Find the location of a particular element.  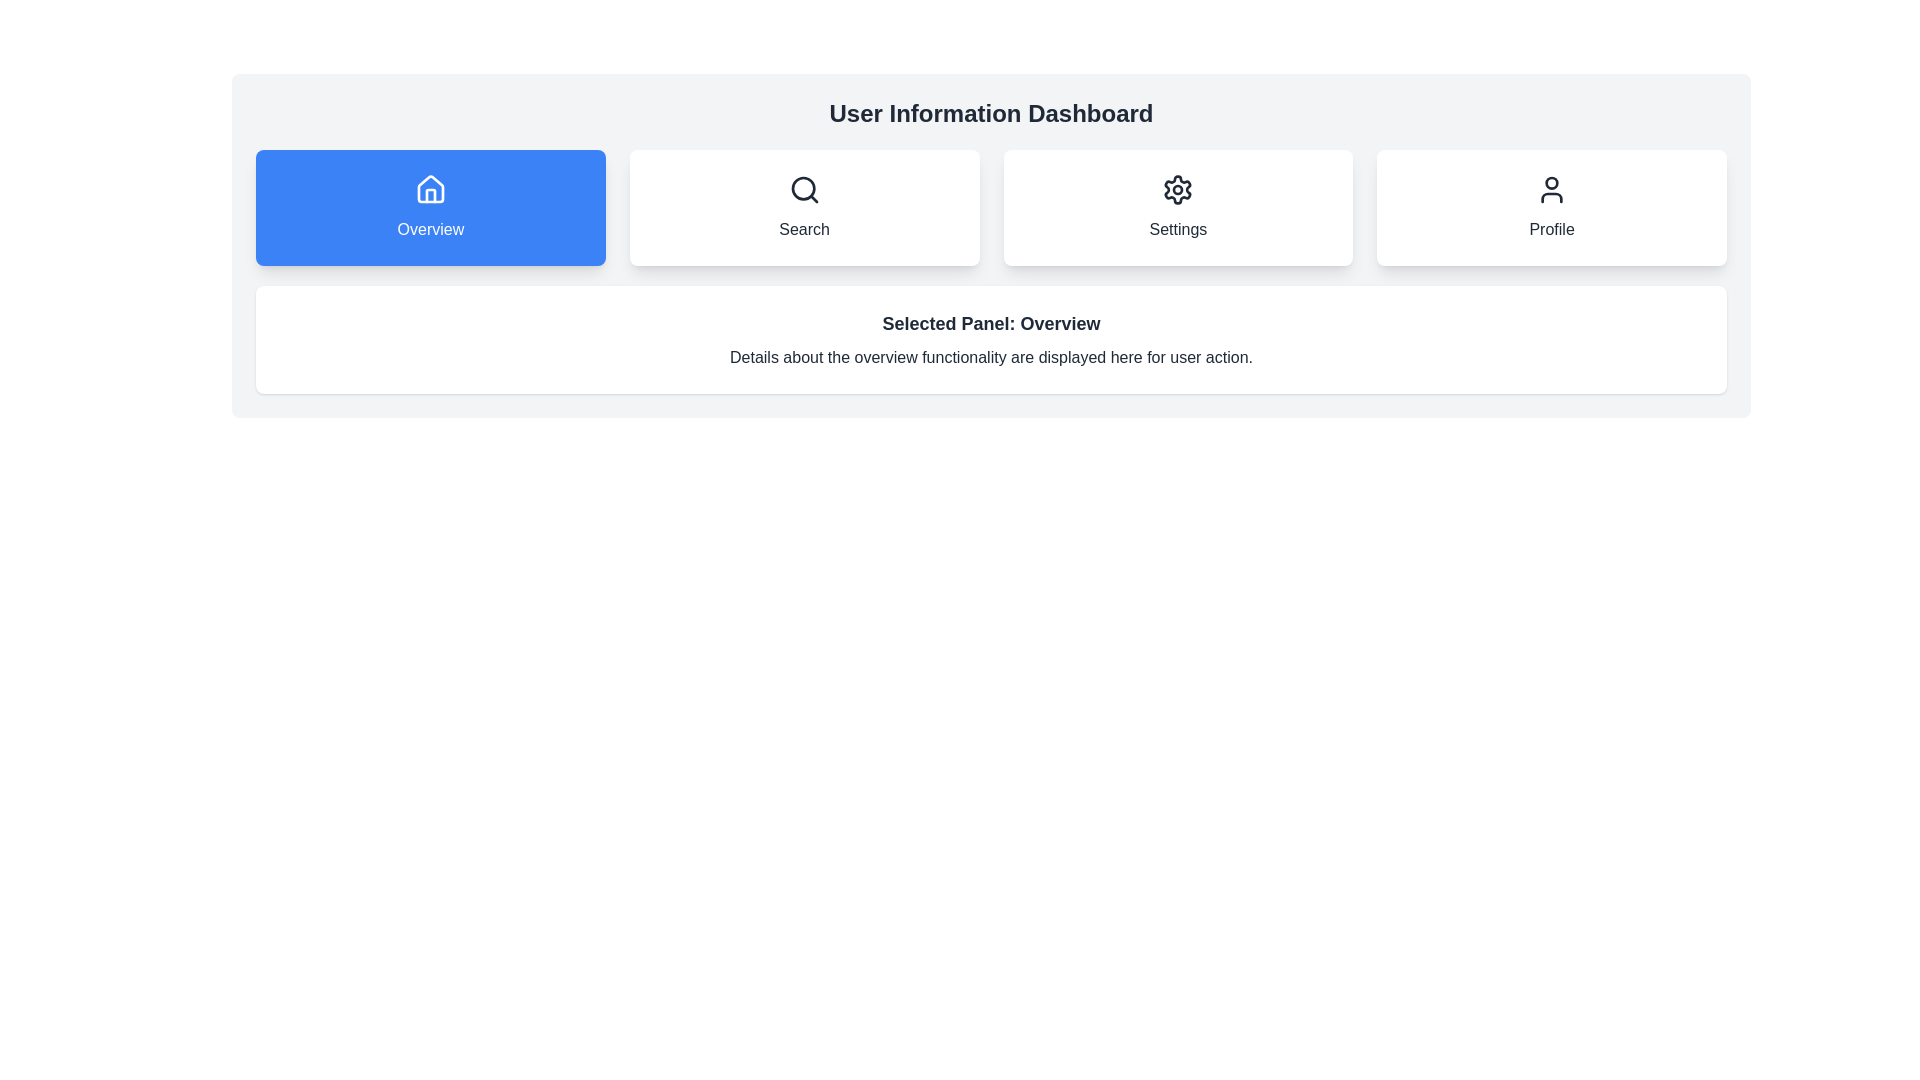

the settings icon, which is a visual indicator for the settings section, centered within the 'Settings' card positioned third from the left in the top row of options on the dashboard is located at coordinates (1178, 189).